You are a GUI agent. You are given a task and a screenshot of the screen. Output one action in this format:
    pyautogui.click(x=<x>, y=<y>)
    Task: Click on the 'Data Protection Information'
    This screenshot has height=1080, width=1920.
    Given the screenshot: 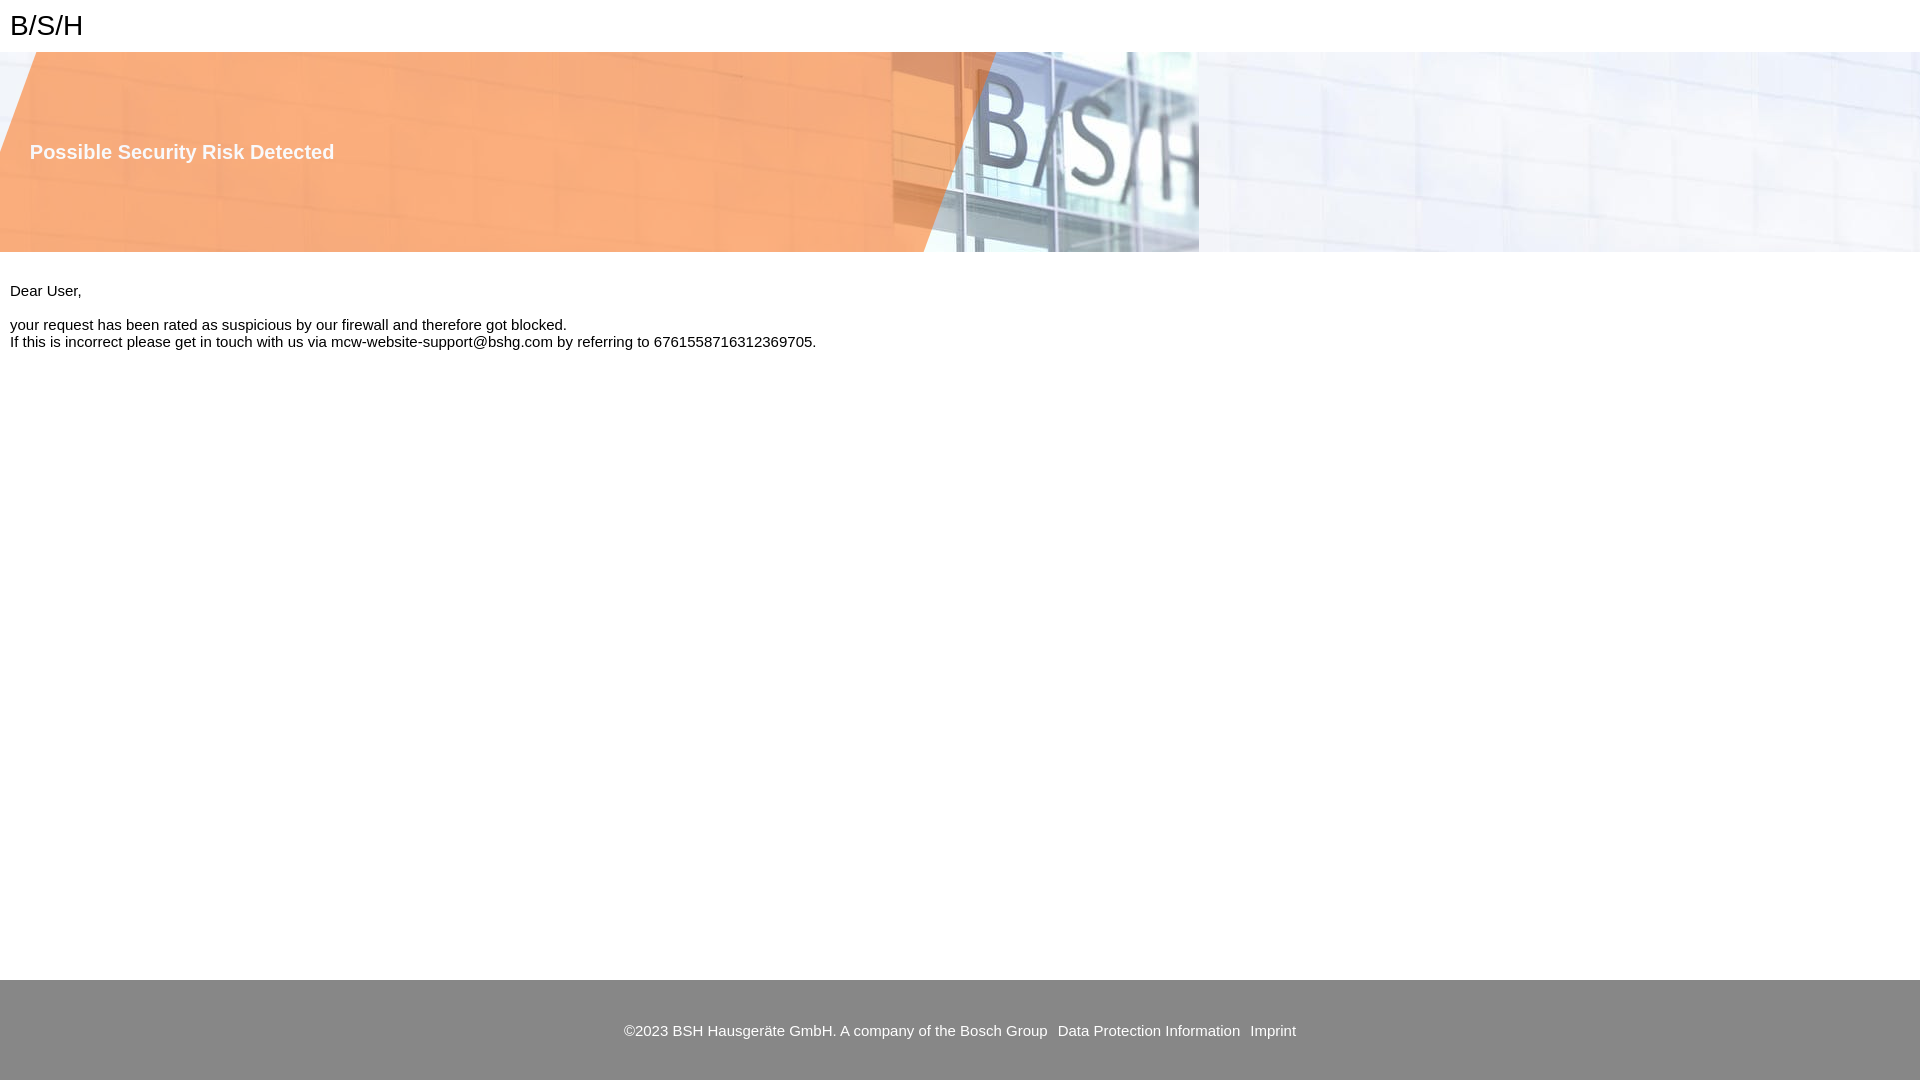 What is the action you would take?
    pyautogui.click(x=1149, y=1030)
    